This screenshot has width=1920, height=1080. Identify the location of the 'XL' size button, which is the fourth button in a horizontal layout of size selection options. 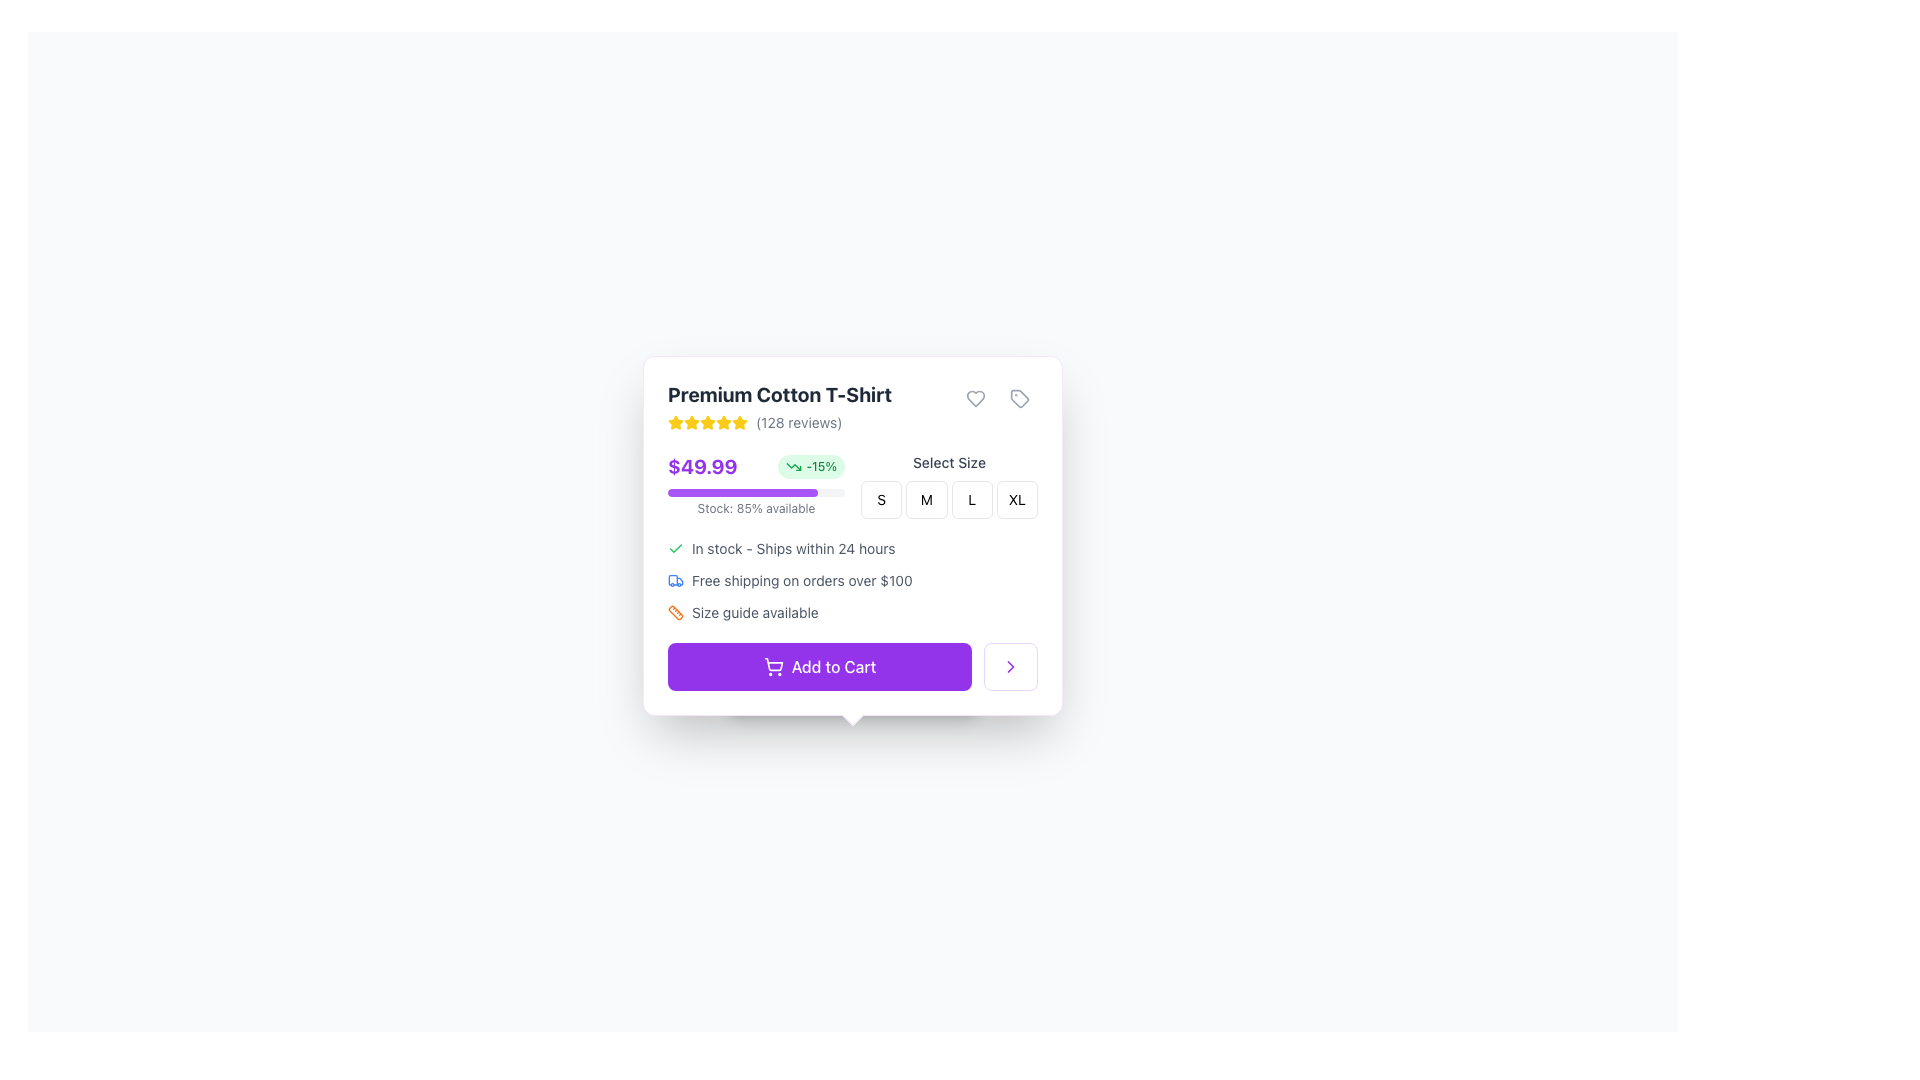
(1017, 499).